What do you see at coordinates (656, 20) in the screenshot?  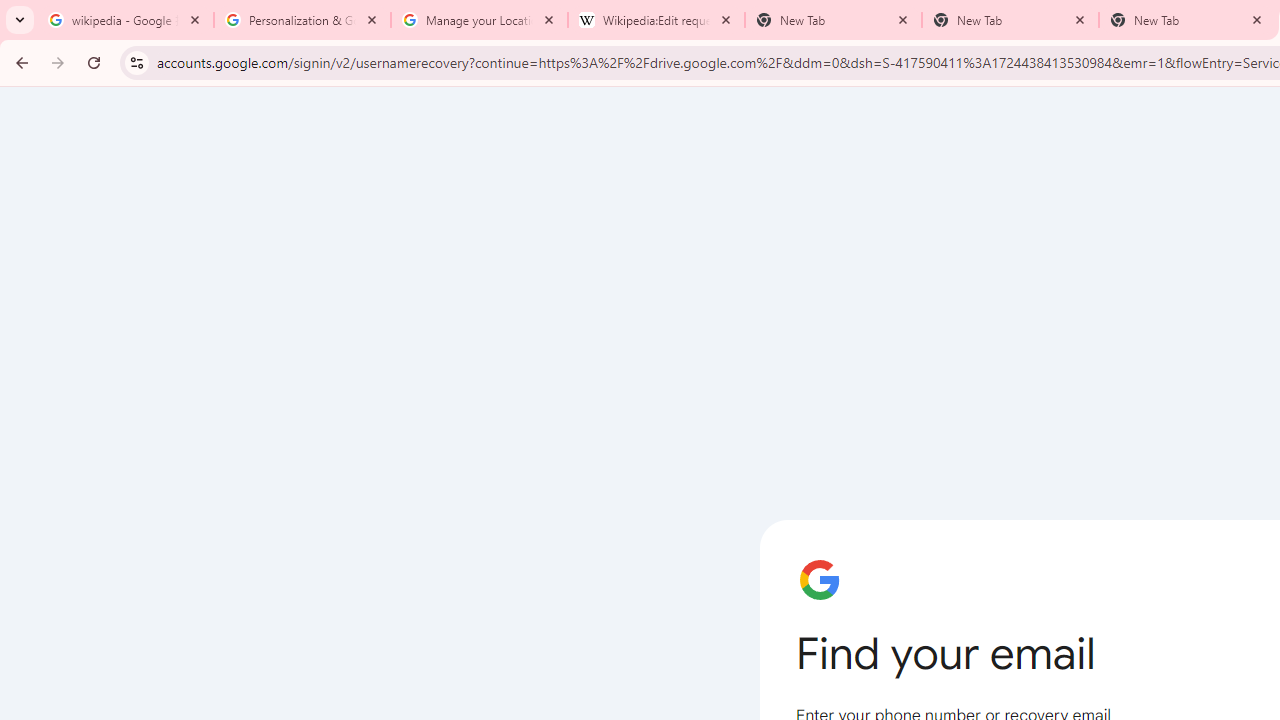 I see `'Wikipedia:Edit requests - Wikipedia'` at bounding box center [656, 20].